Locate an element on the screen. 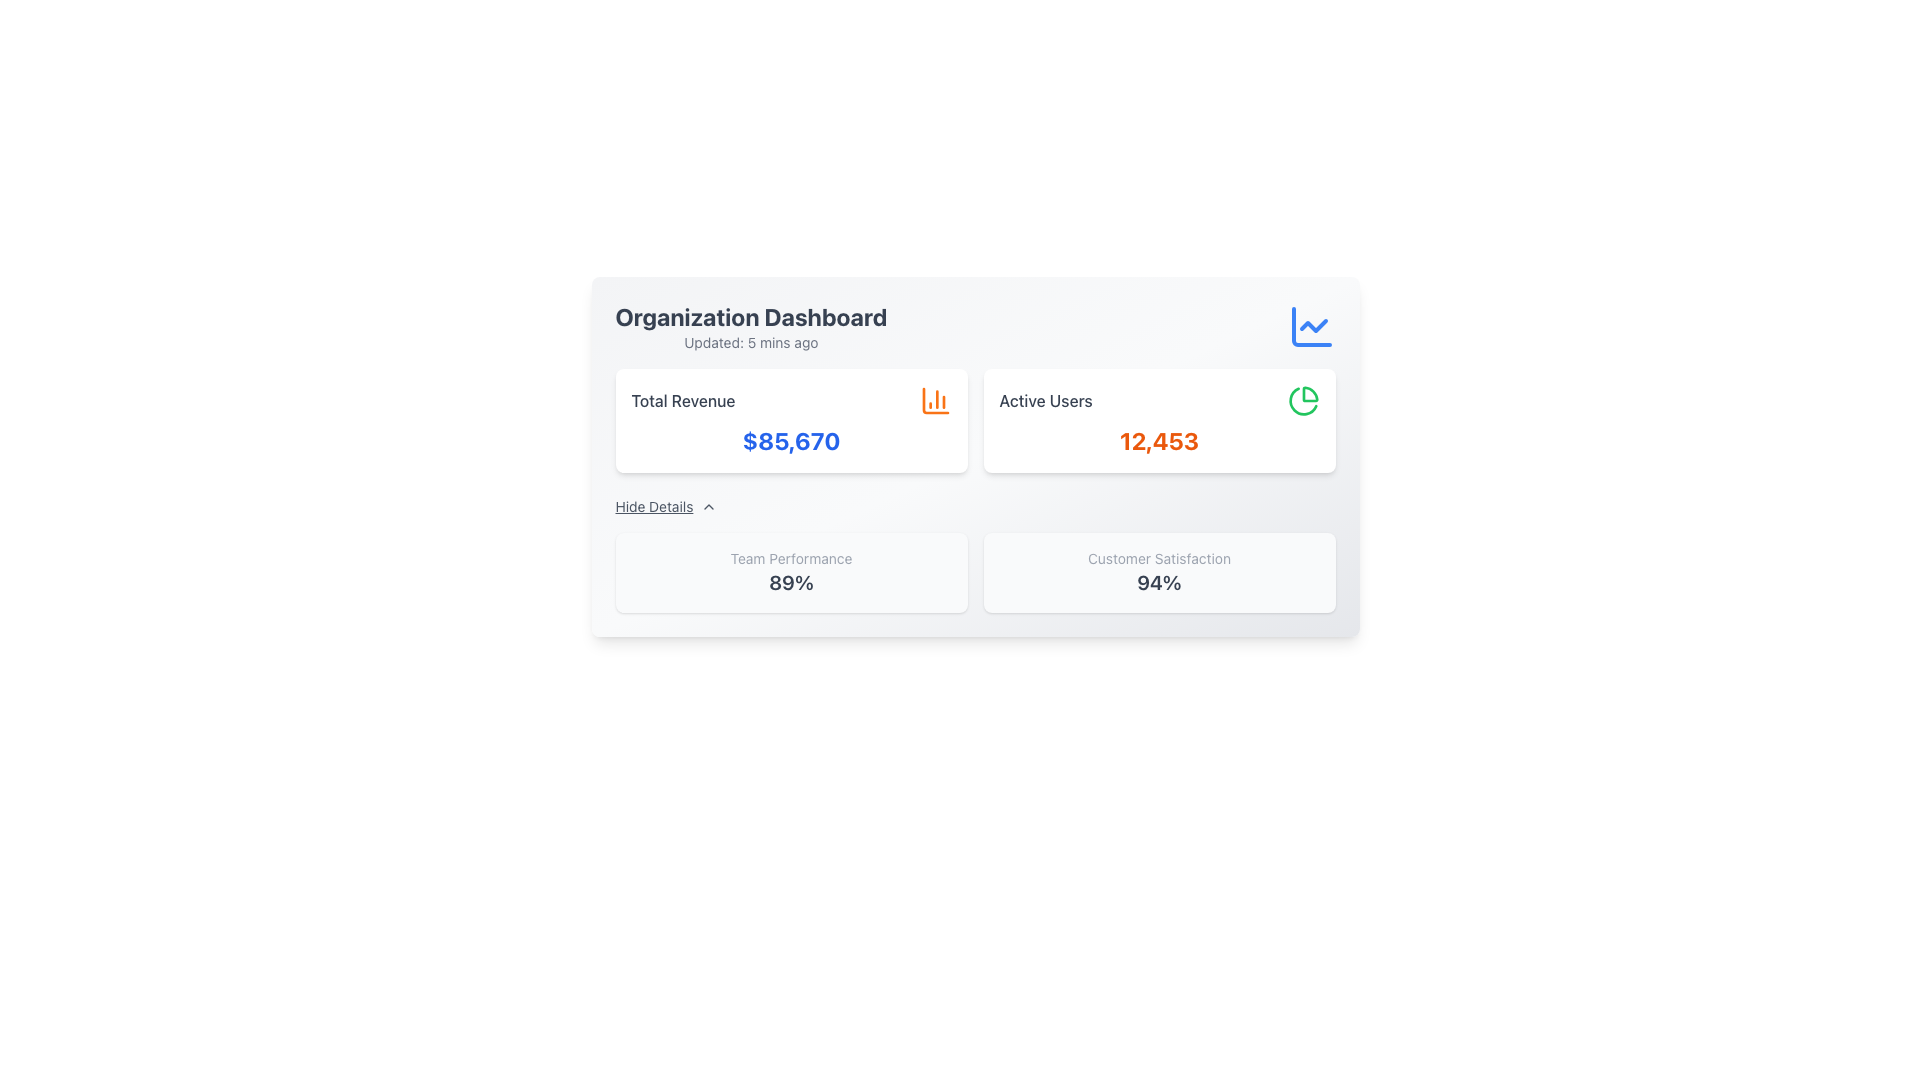  the analytics icon located in the top-right corner of the 'Organization Dashboard' header is located at coordinates (1311, 326).